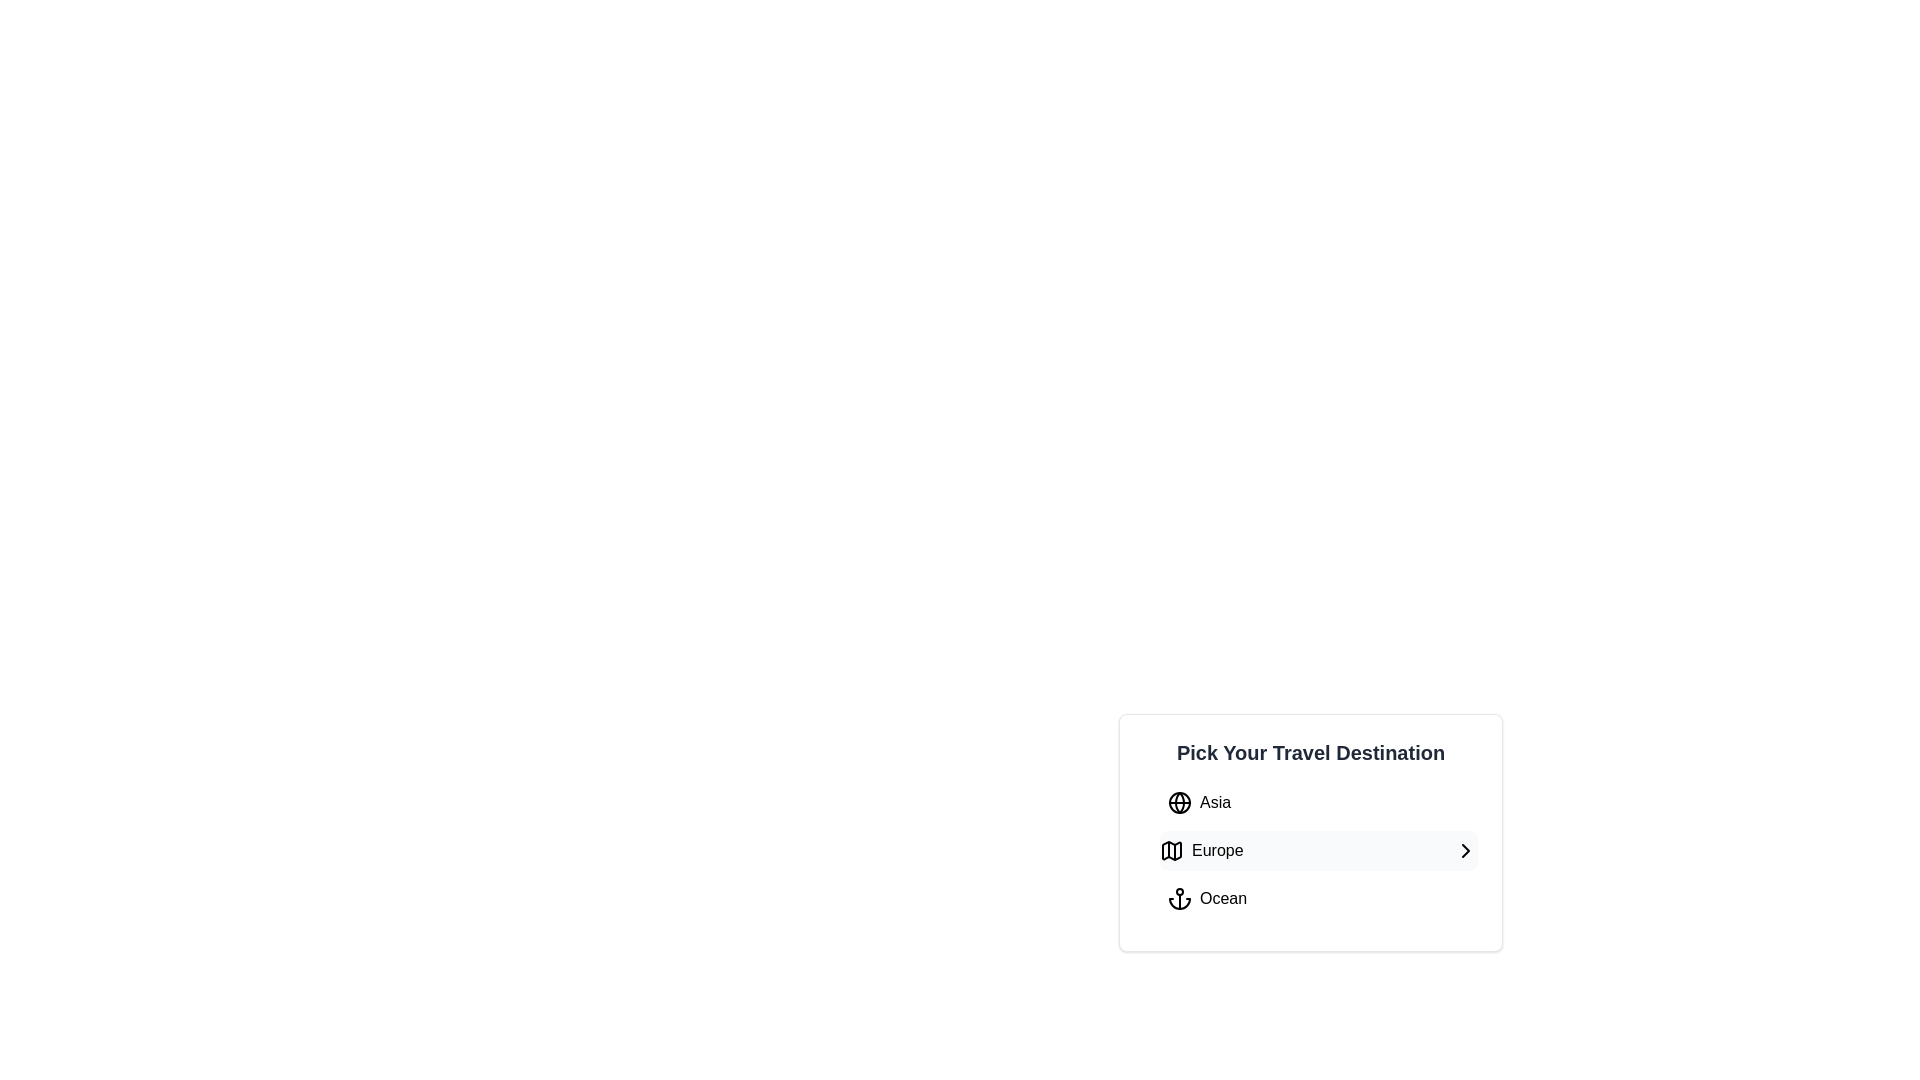  What do you see at coordinates (1222, 897) in the screenshot?
I see `text label 'Ocean' which is the third item in the vertical list beneath the heading 'Pick Your Travel Destination.'` at bounding box center [1222, 897].